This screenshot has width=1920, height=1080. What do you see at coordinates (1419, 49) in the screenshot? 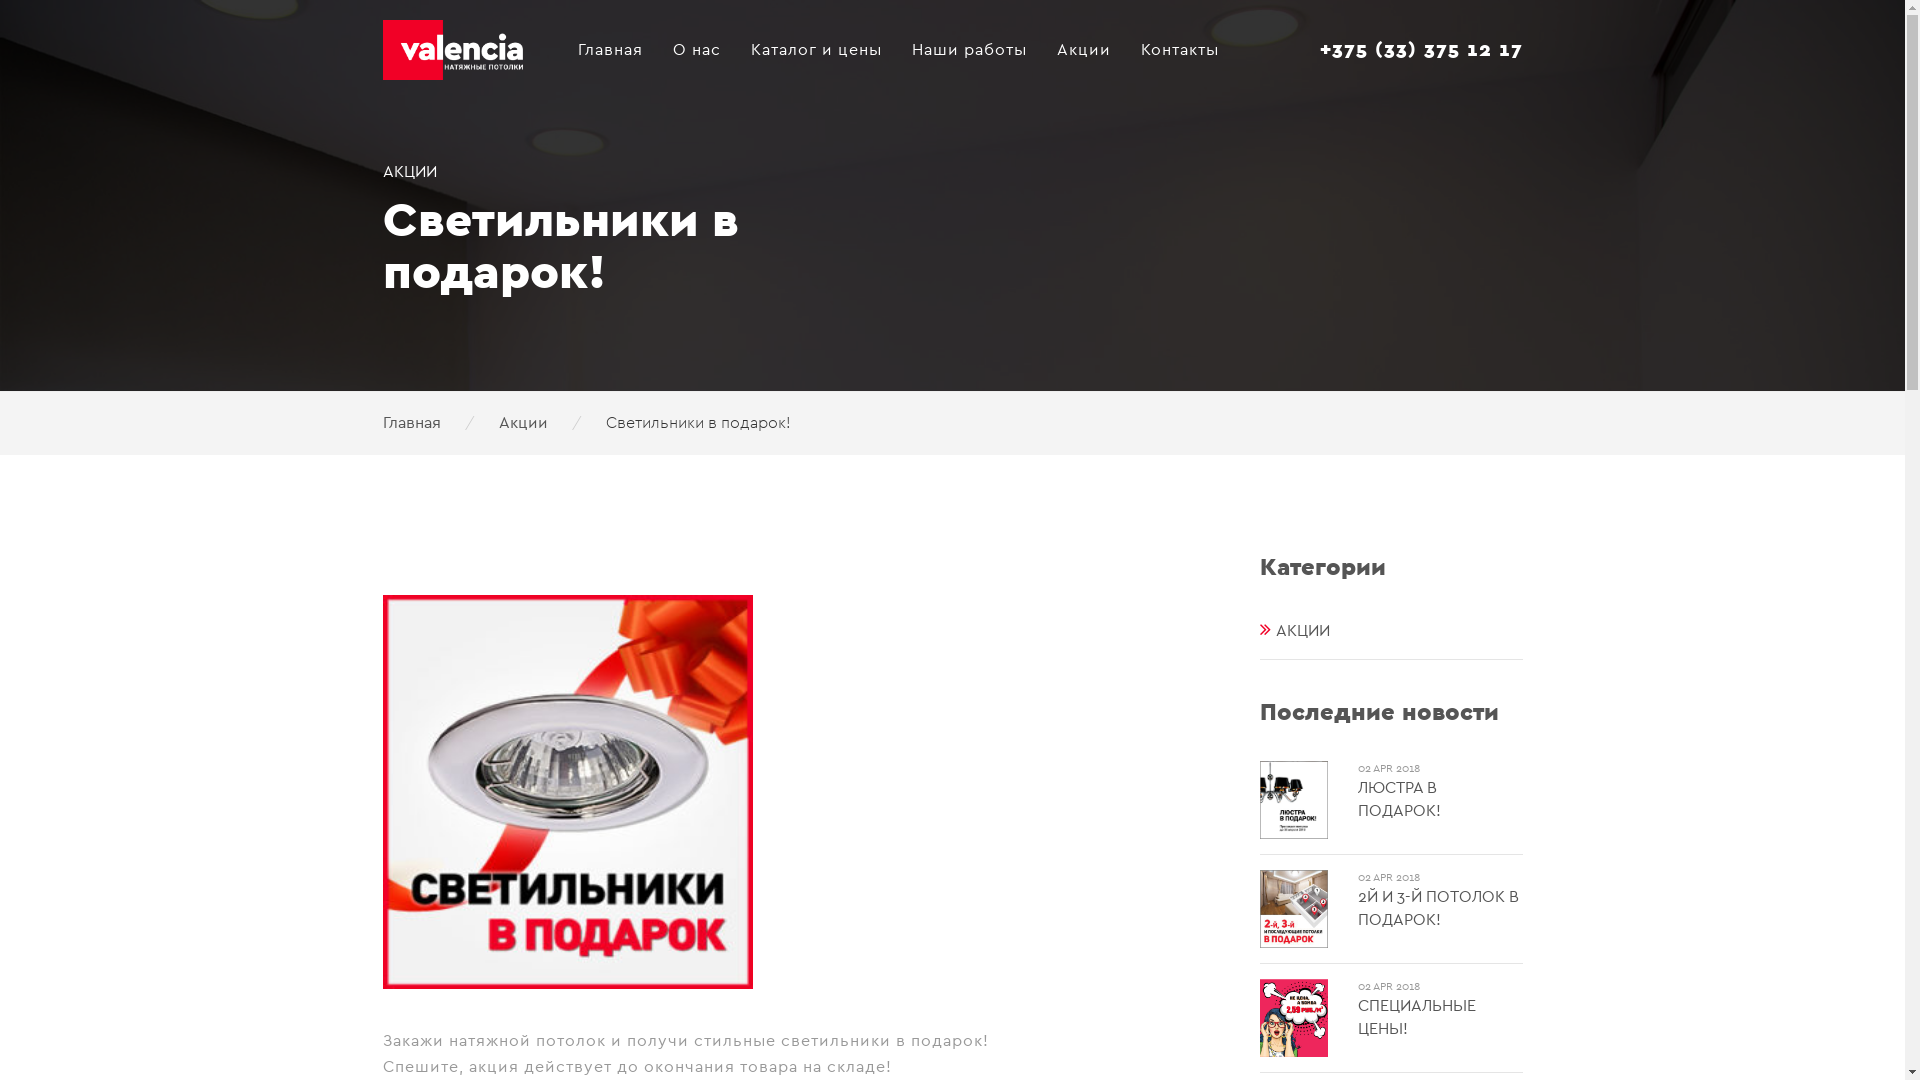
I see `'+375 (33) 375 12 17'` at bounding box center [1419, 49].